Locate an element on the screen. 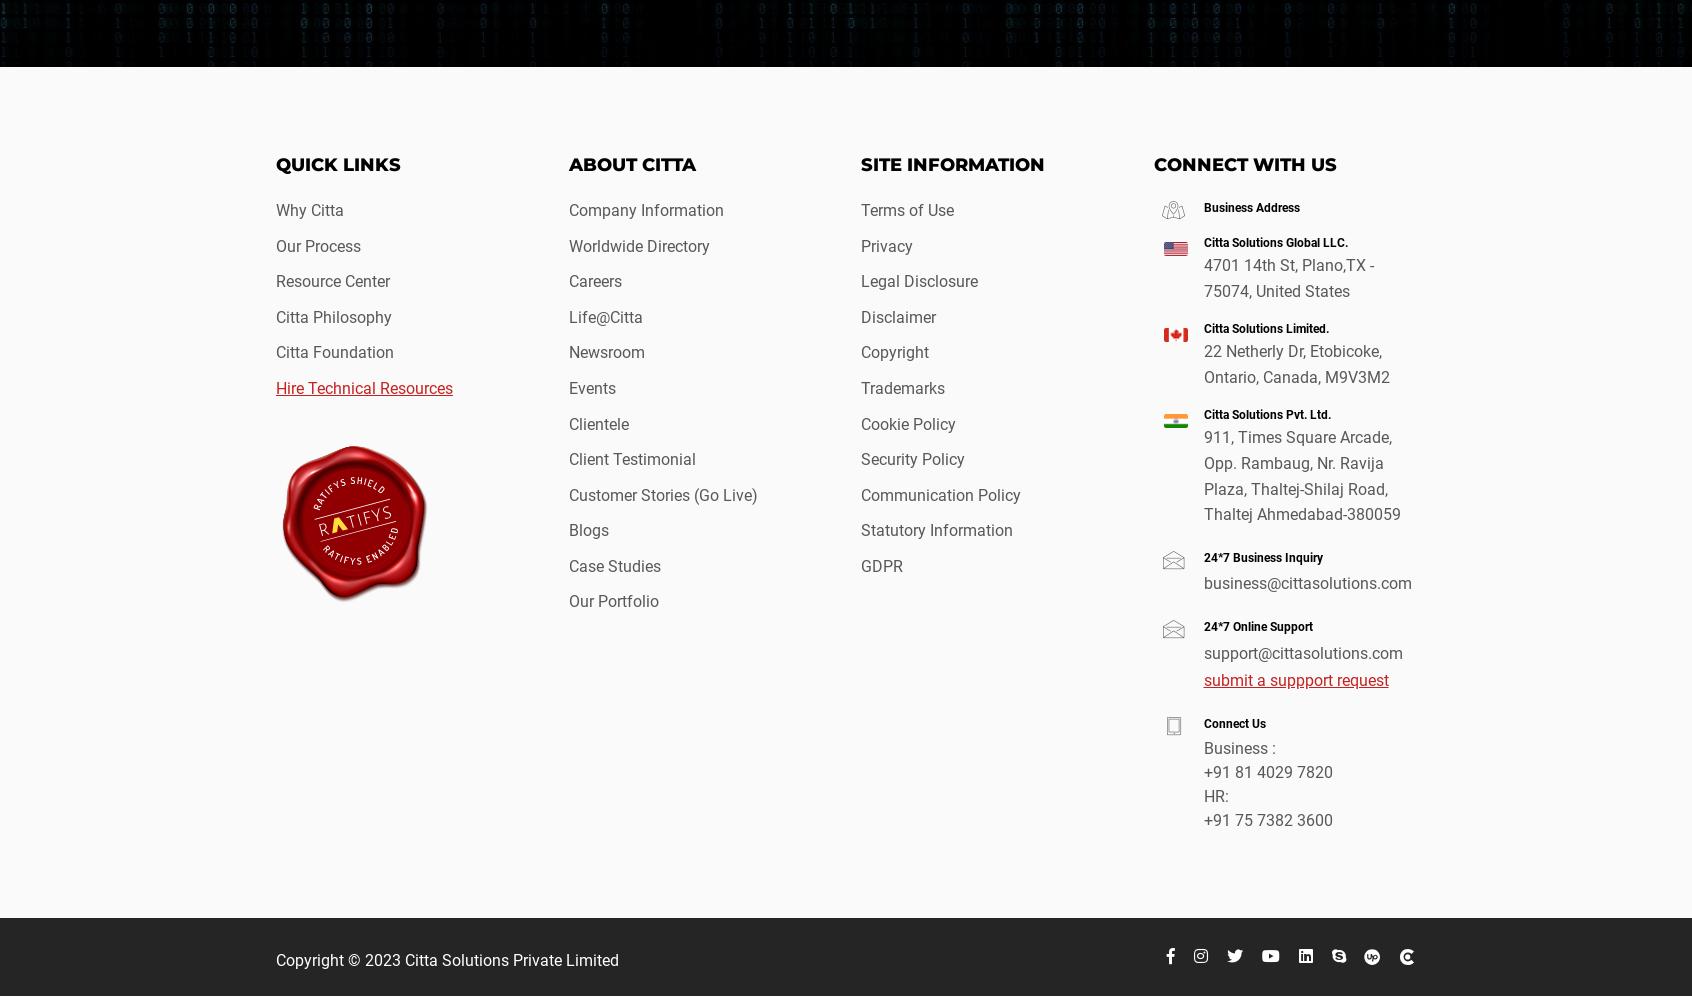 The image size is (1692, 1000). 'Newsroom' is located at coordinates (605, 351).